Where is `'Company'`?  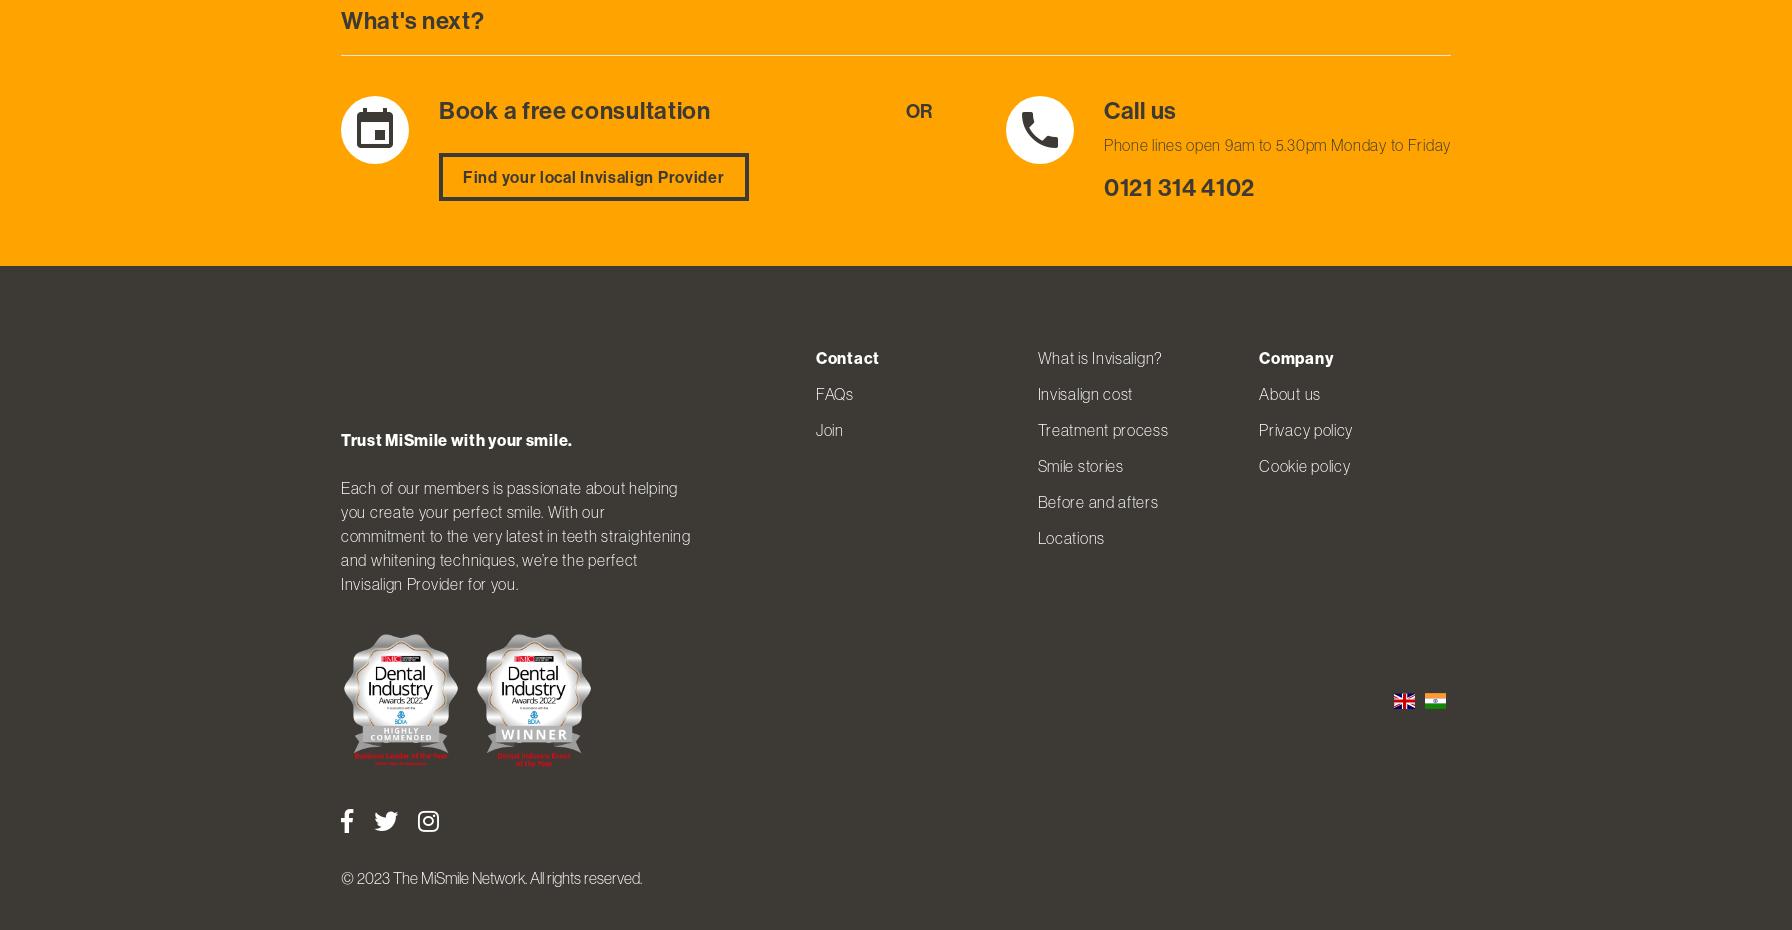
'Company' is located at coordinates (1295, 356).